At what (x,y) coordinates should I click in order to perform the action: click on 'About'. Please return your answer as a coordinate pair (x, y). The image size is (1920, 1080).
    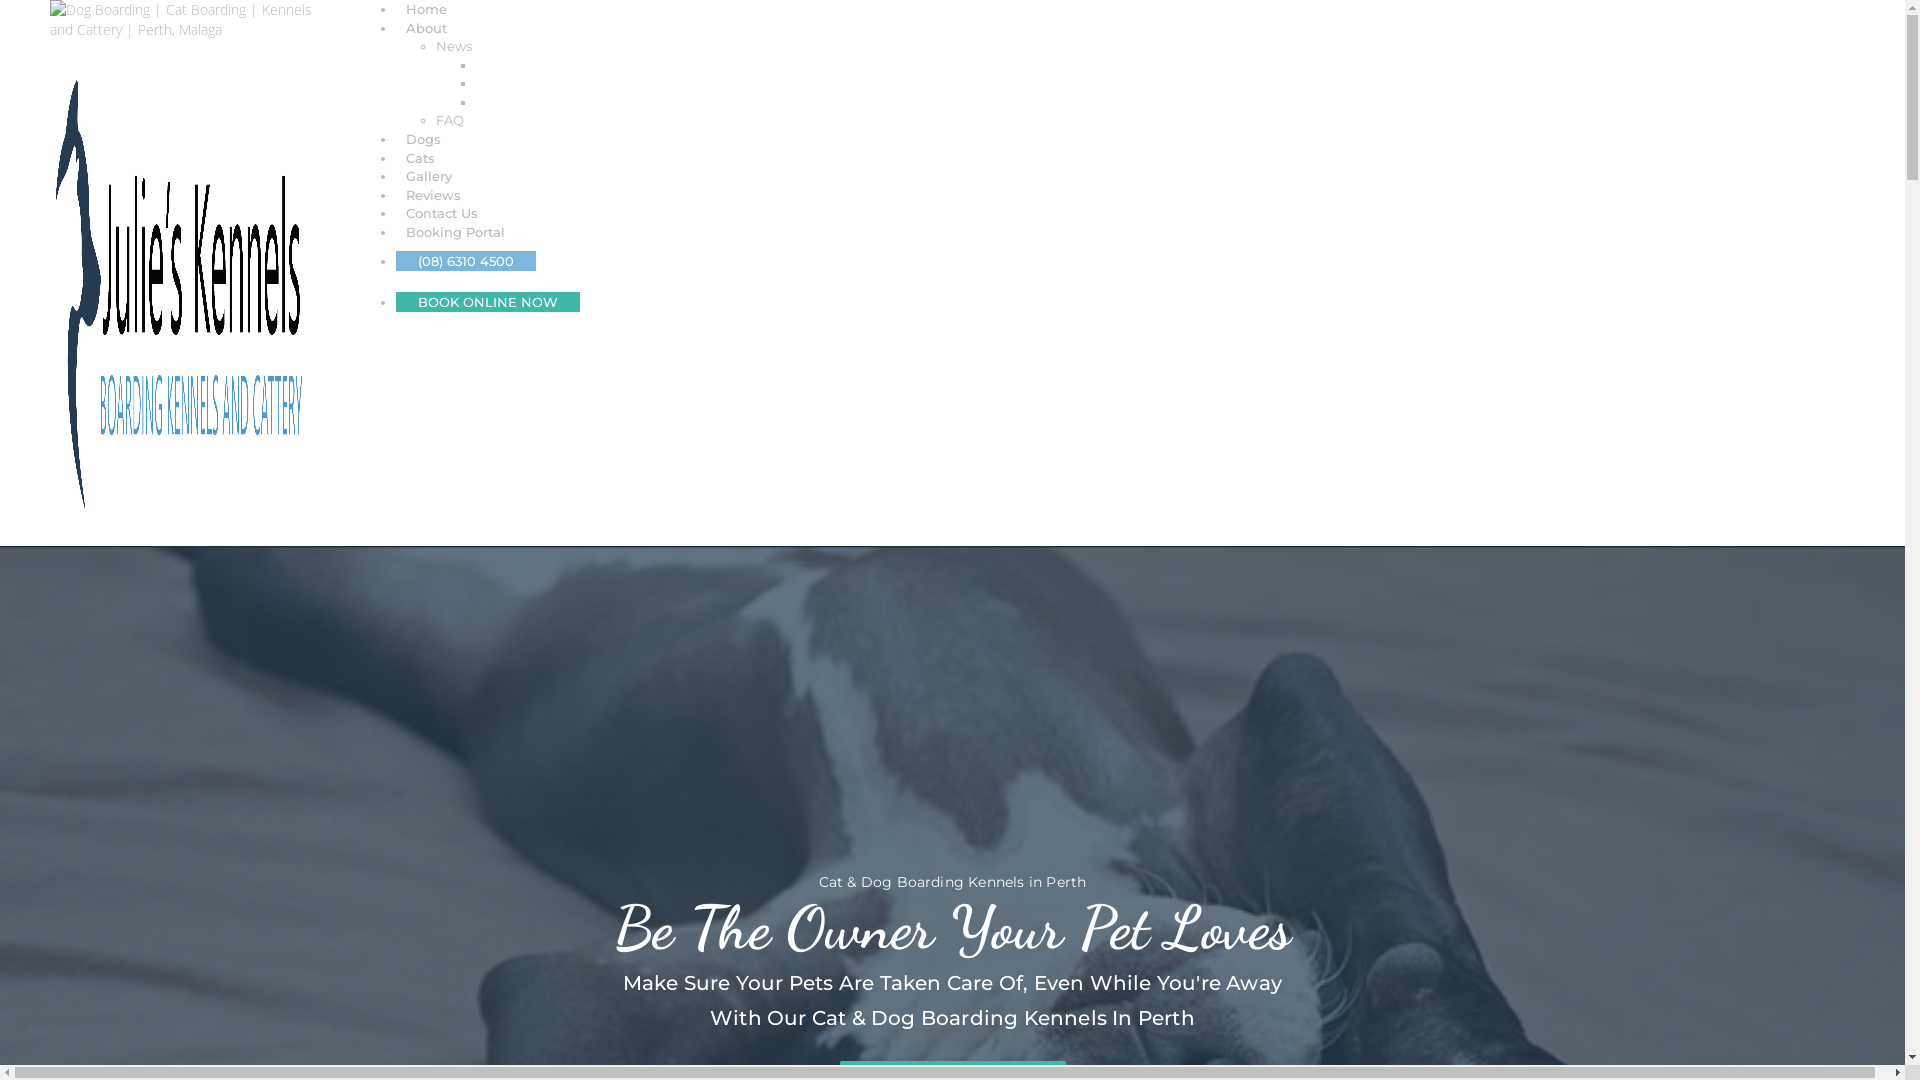
    Looking at the image, I should click on (425, 27).